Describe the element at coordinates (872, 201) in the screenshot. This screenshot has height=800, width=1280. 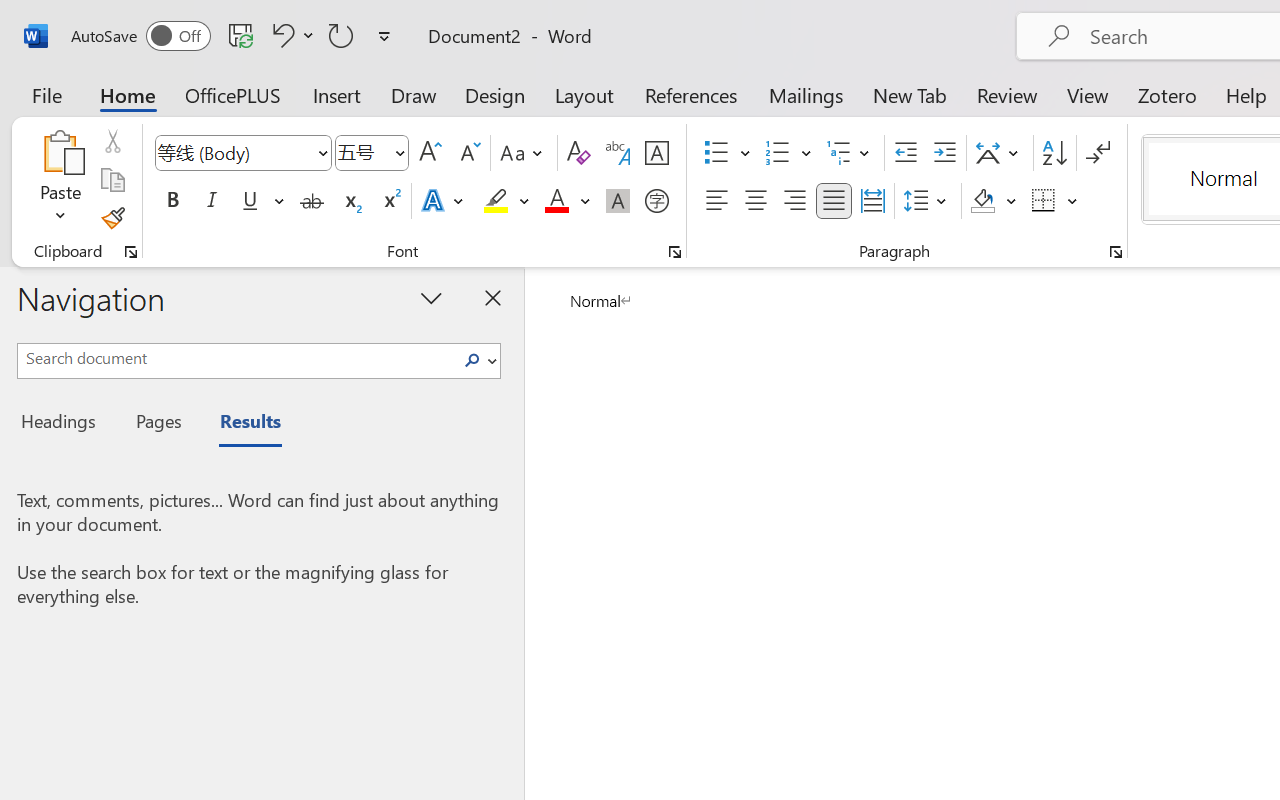
I see `'Distributed'` at that location.